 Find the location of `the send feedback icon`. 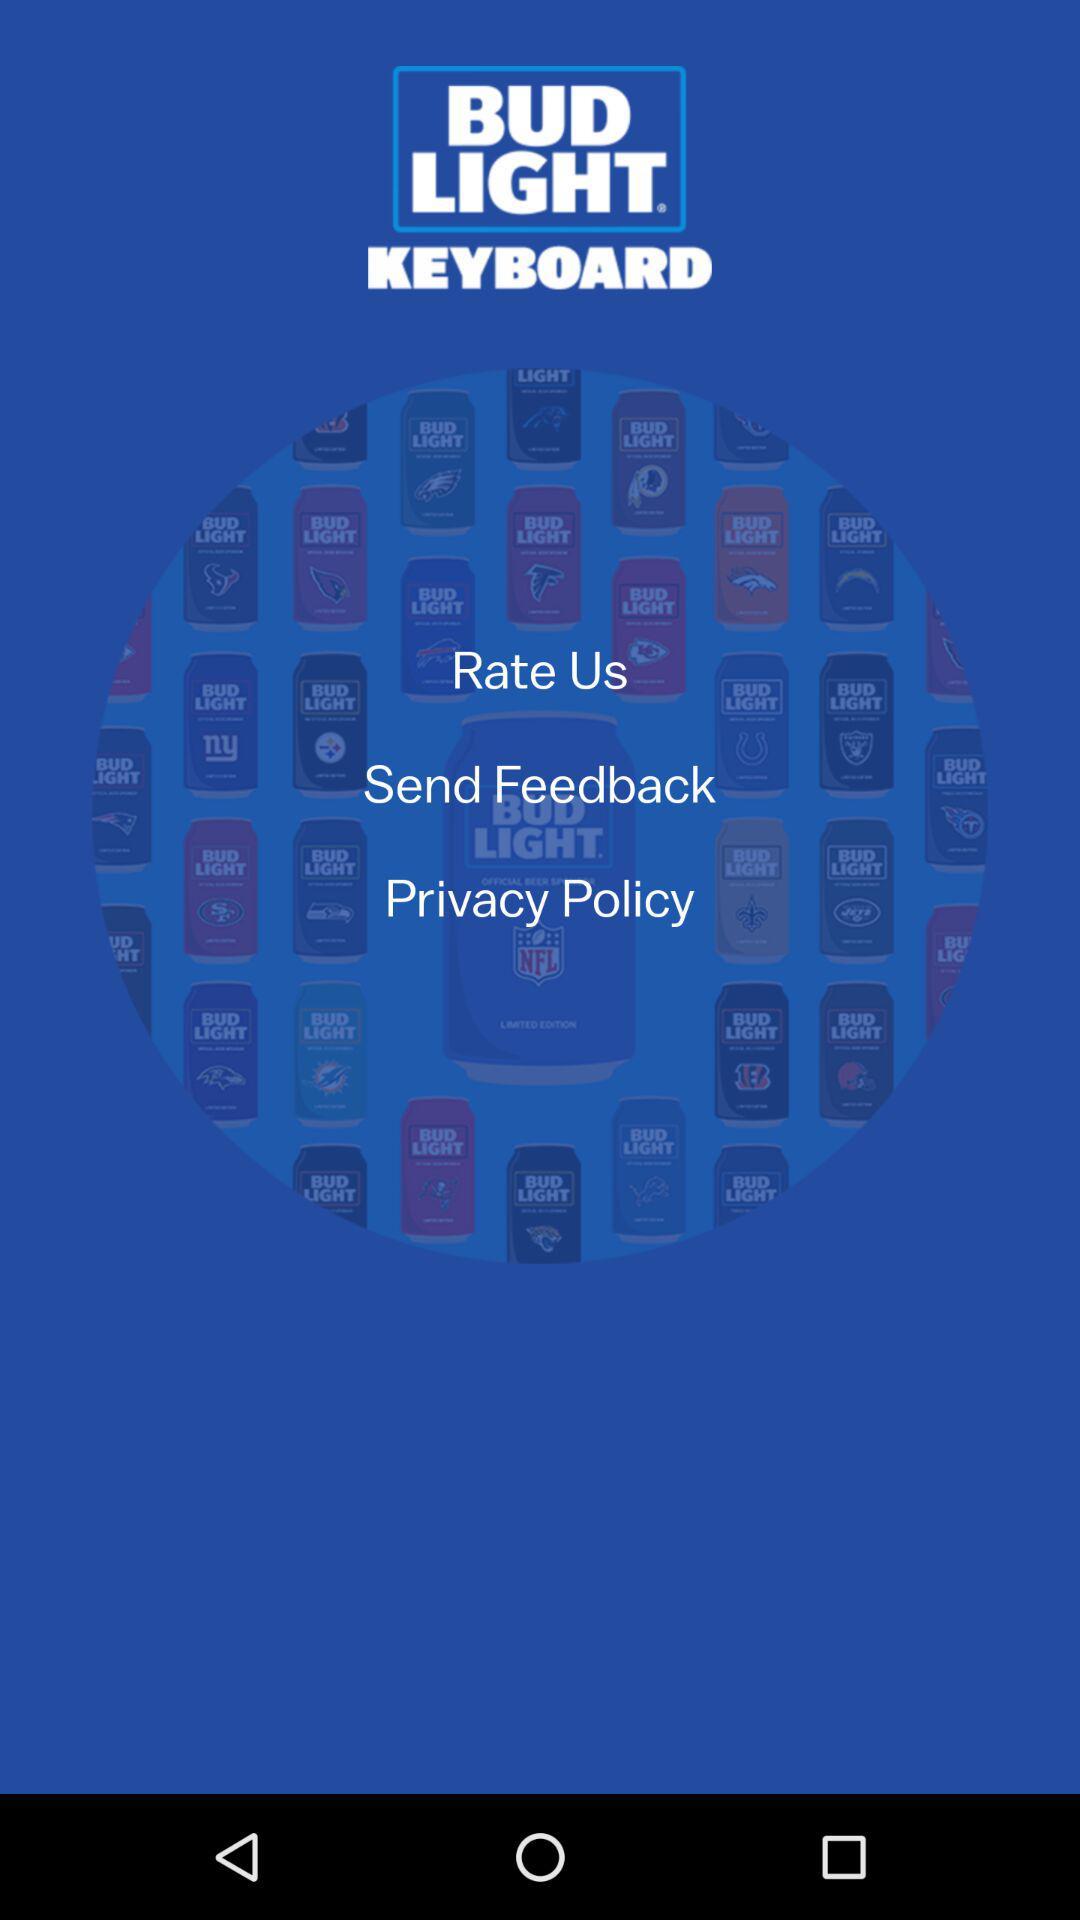

the send feedback icon is located at coordinates (540, 781).